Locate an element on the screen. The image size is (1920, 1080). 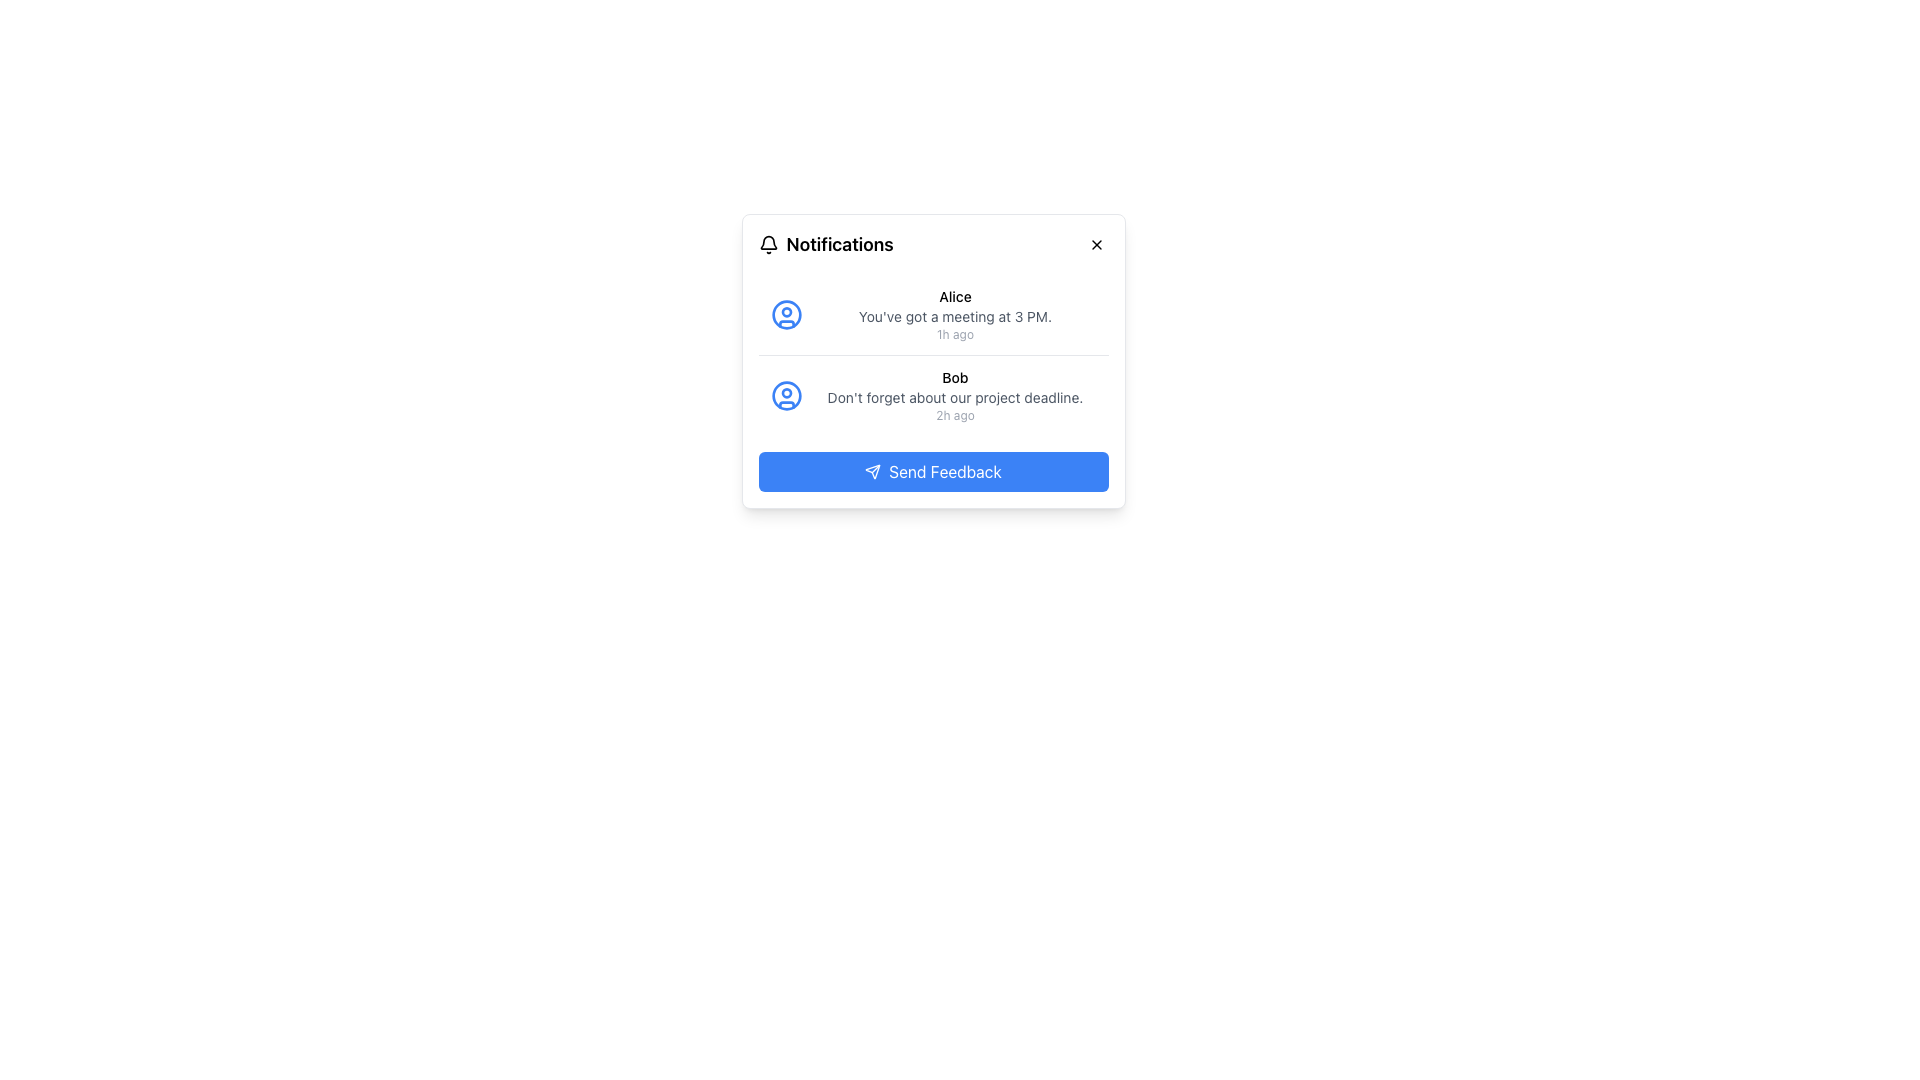
the 'Send Feedback' button is located at coordinates (873, 471).